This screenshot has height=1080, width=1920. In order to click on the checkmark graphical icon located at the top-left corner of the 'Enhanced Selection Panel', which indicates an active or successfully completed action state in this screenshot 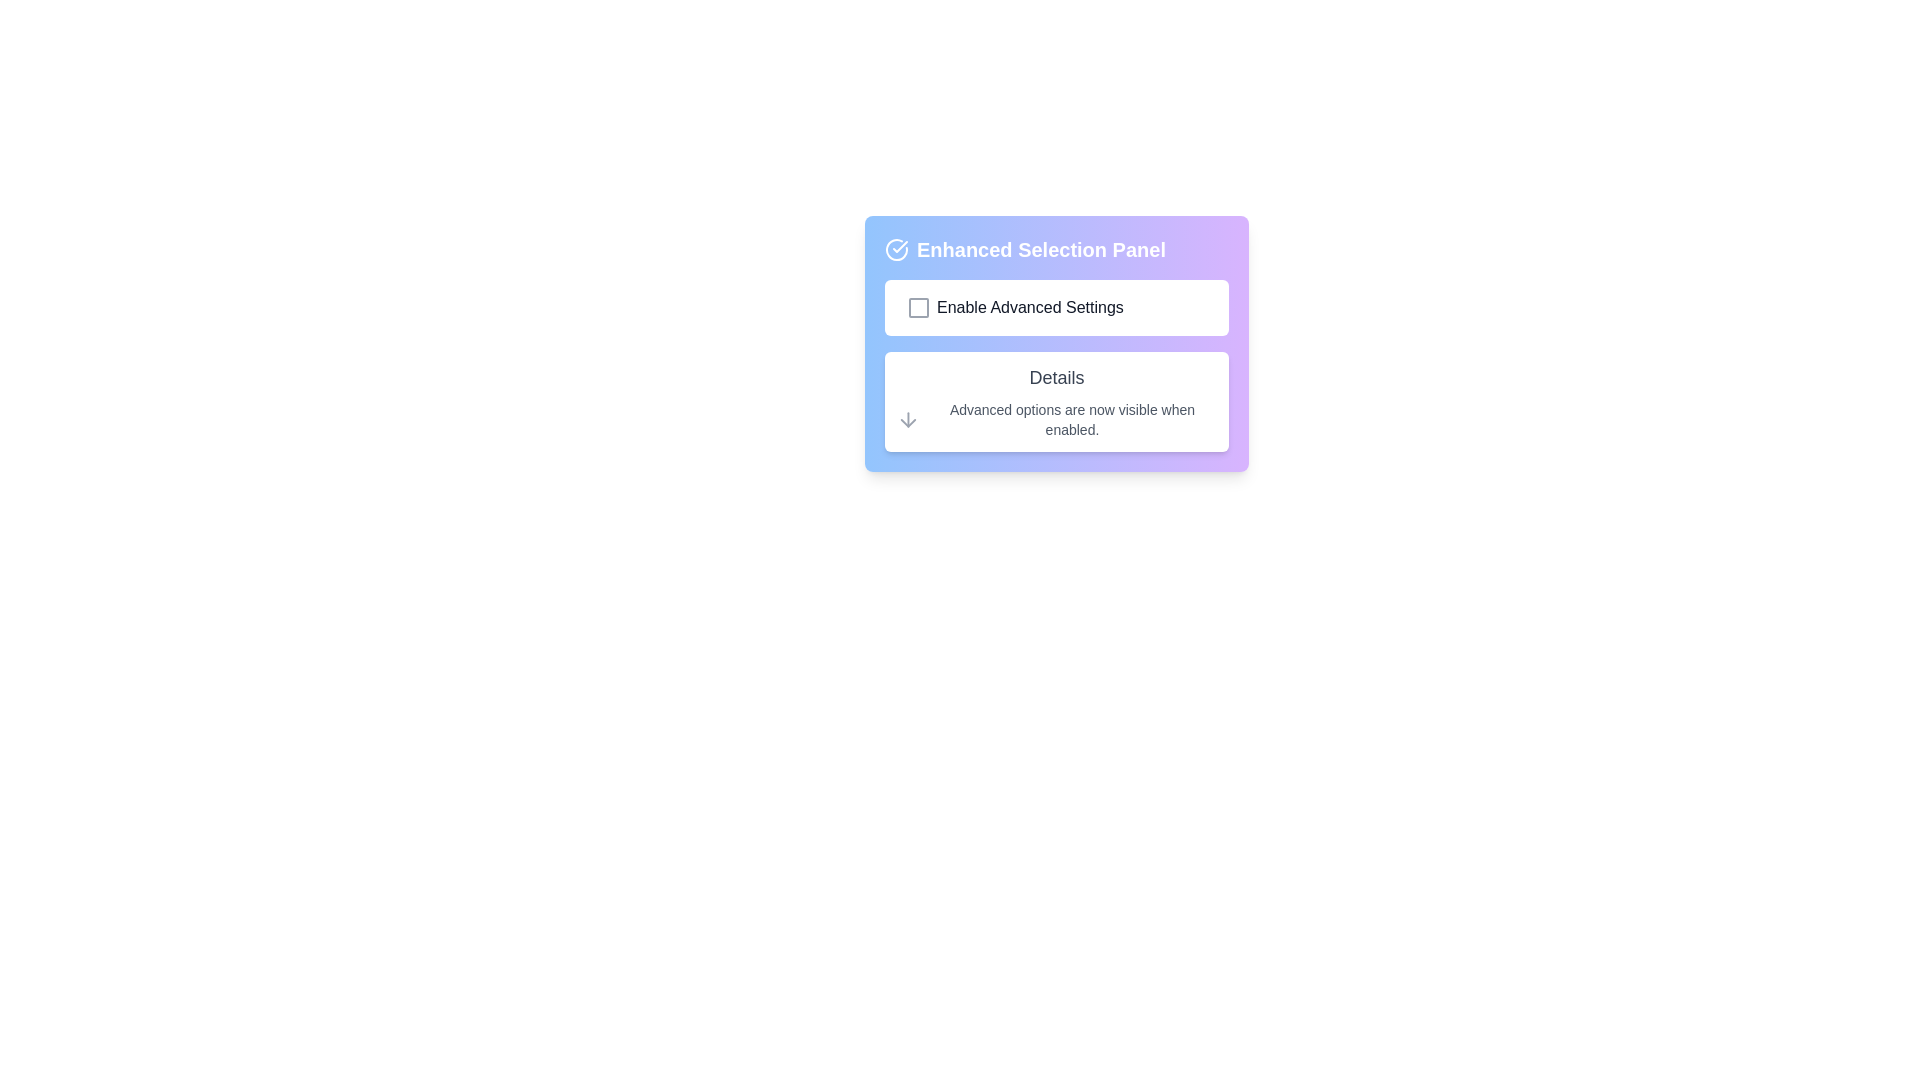, I will do `click(899, 245)`.